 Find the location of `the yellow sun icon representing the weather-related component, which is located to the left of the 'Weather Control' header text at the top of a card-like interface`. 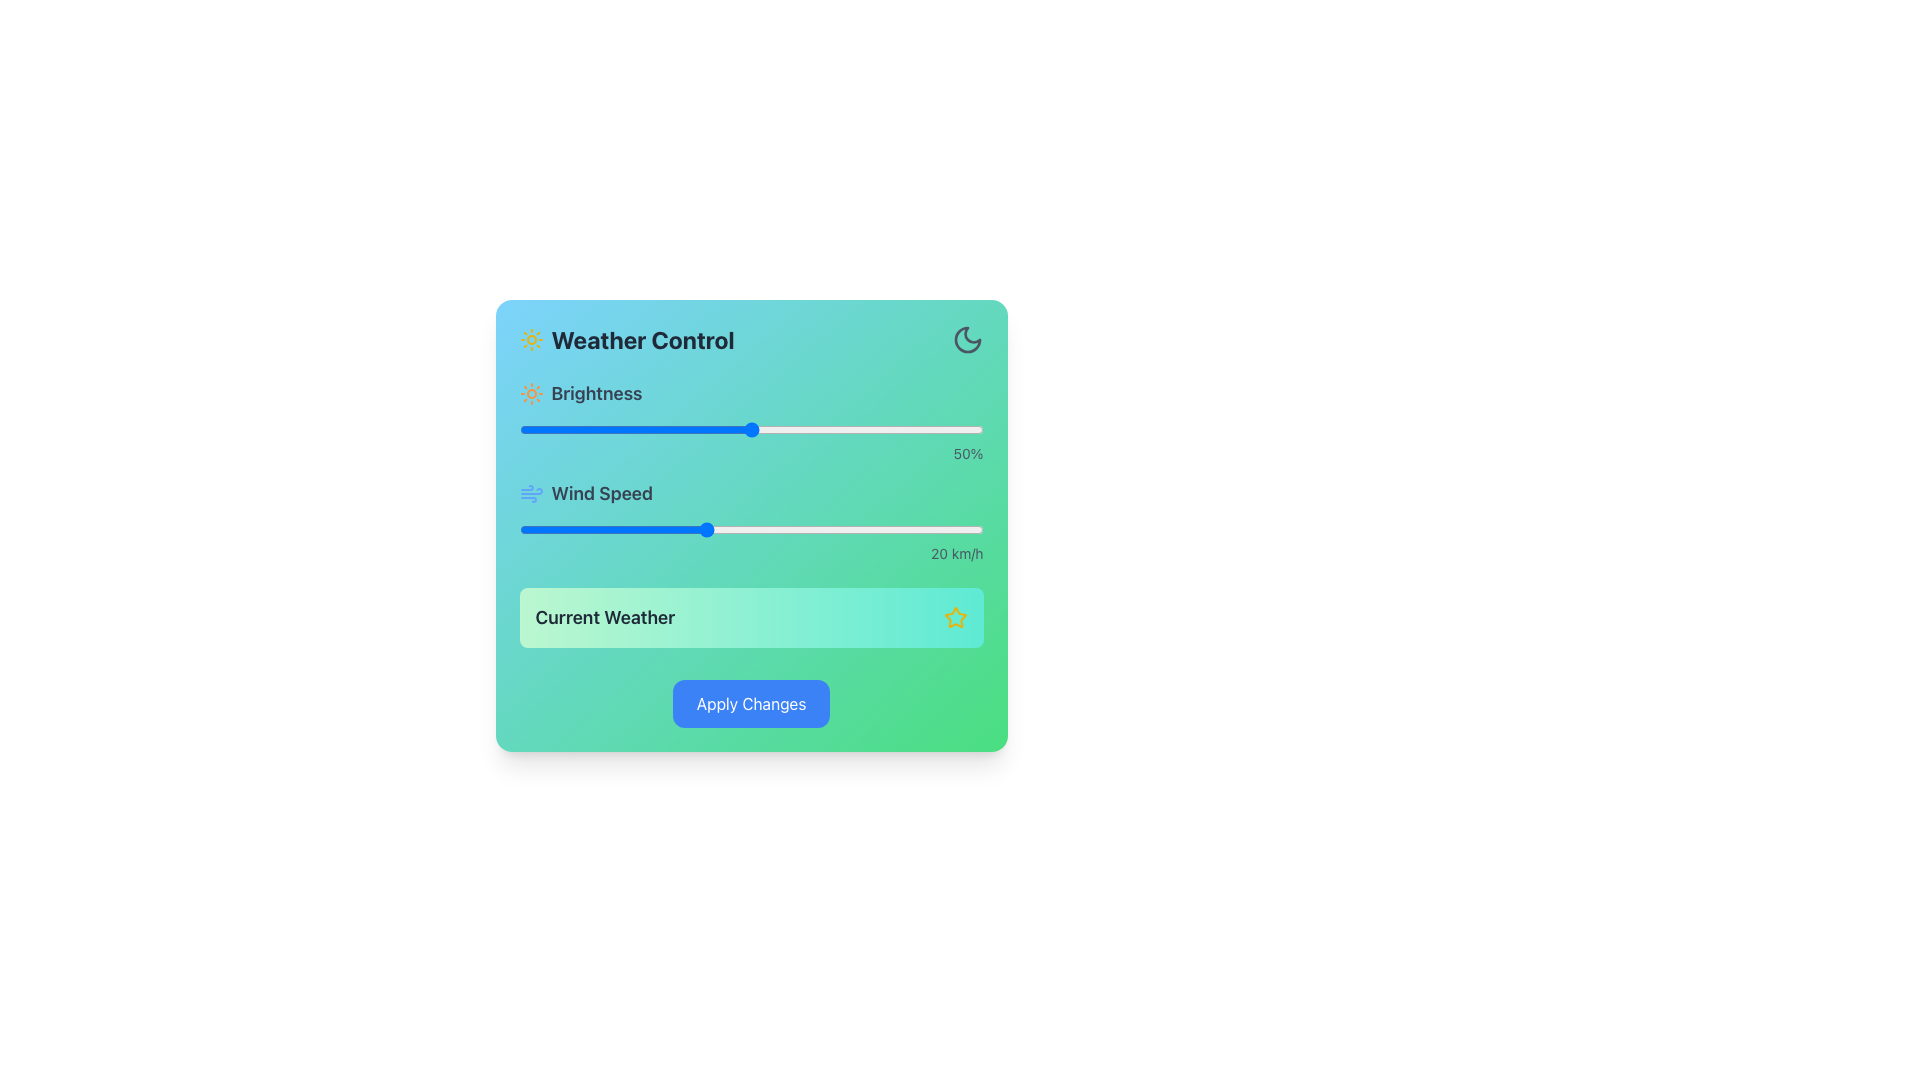

the yellow sun icon representing the weather-related component, which is located to the left of the 'Weather Control' header text at the top of a card-like interface is located at coordinates (531, 338).